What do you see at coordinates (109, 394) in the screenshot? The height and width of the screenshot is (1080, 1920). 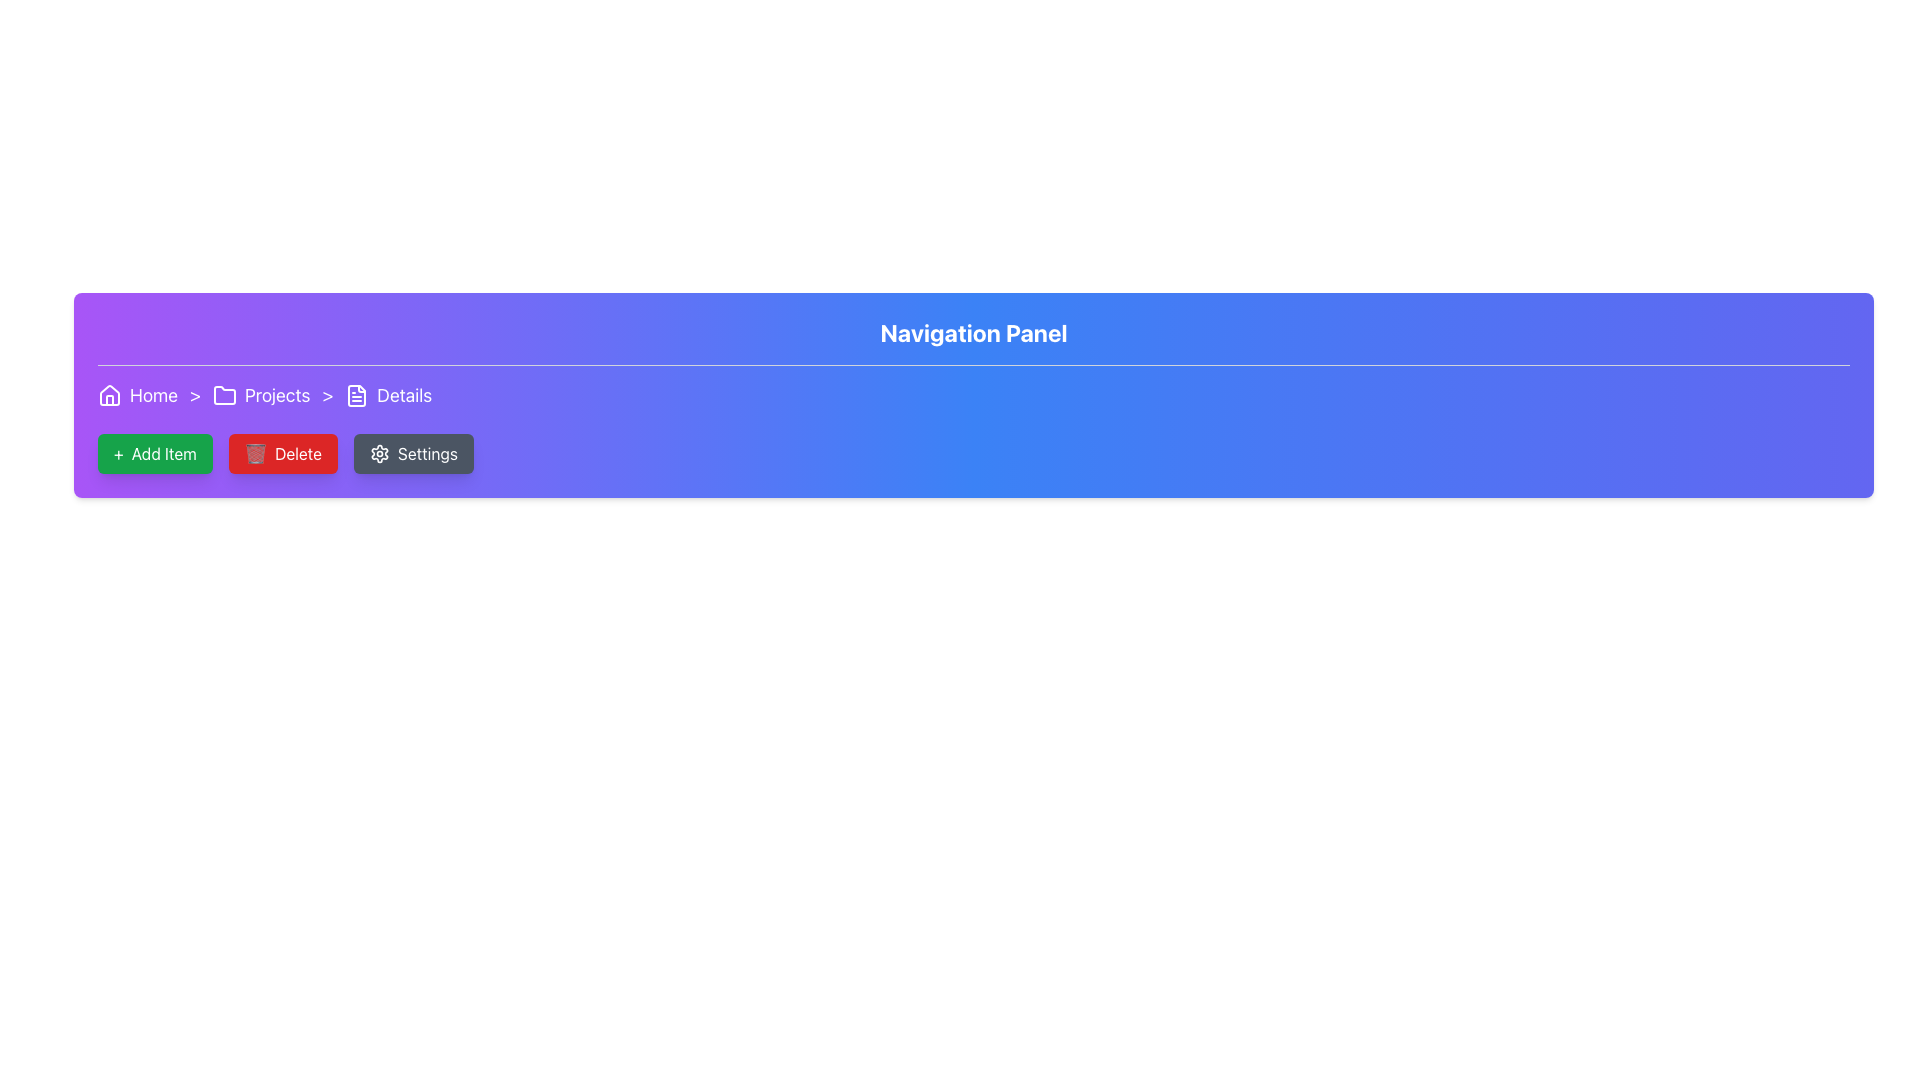 I see `the house-shaped icon in the breadcrumb navigation bar located to the left of the 'Home' text link` at bounding box center [109, 394].